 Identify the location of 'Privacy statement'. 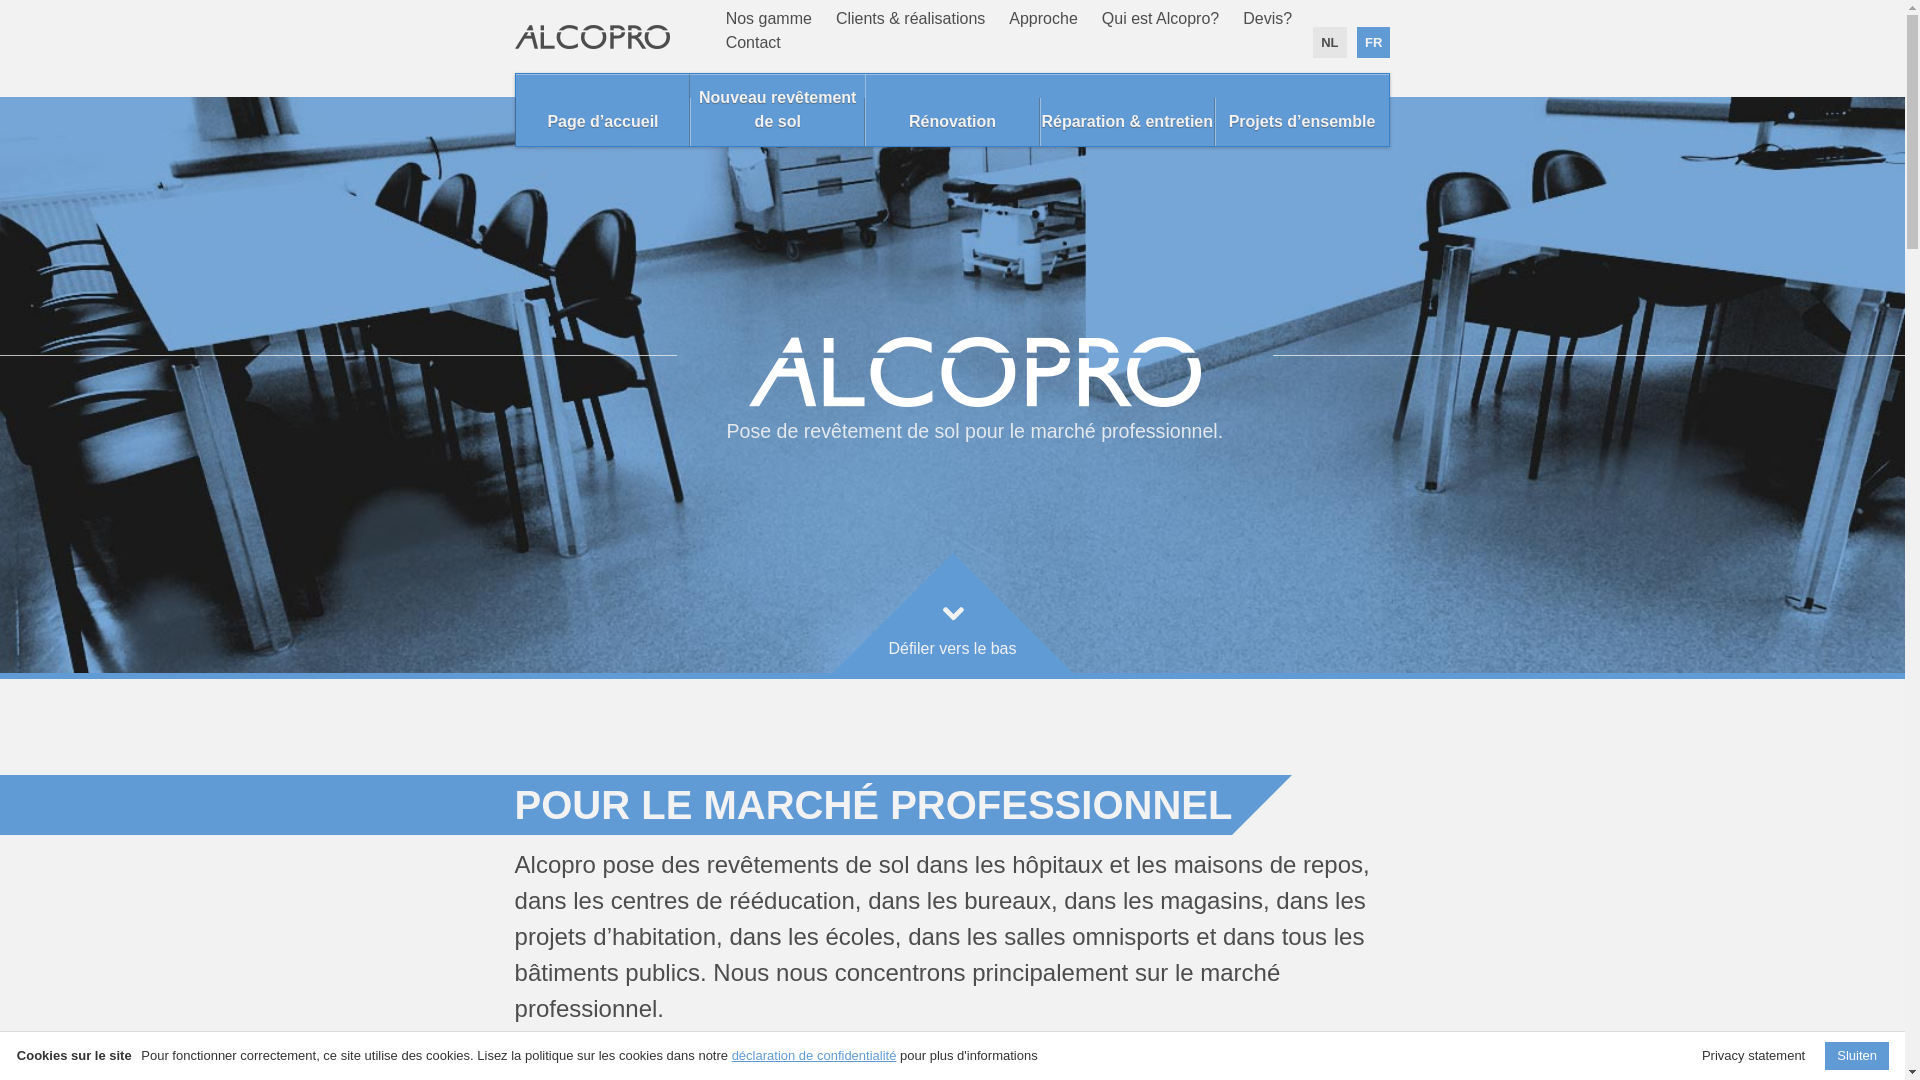
(1688, 1055).